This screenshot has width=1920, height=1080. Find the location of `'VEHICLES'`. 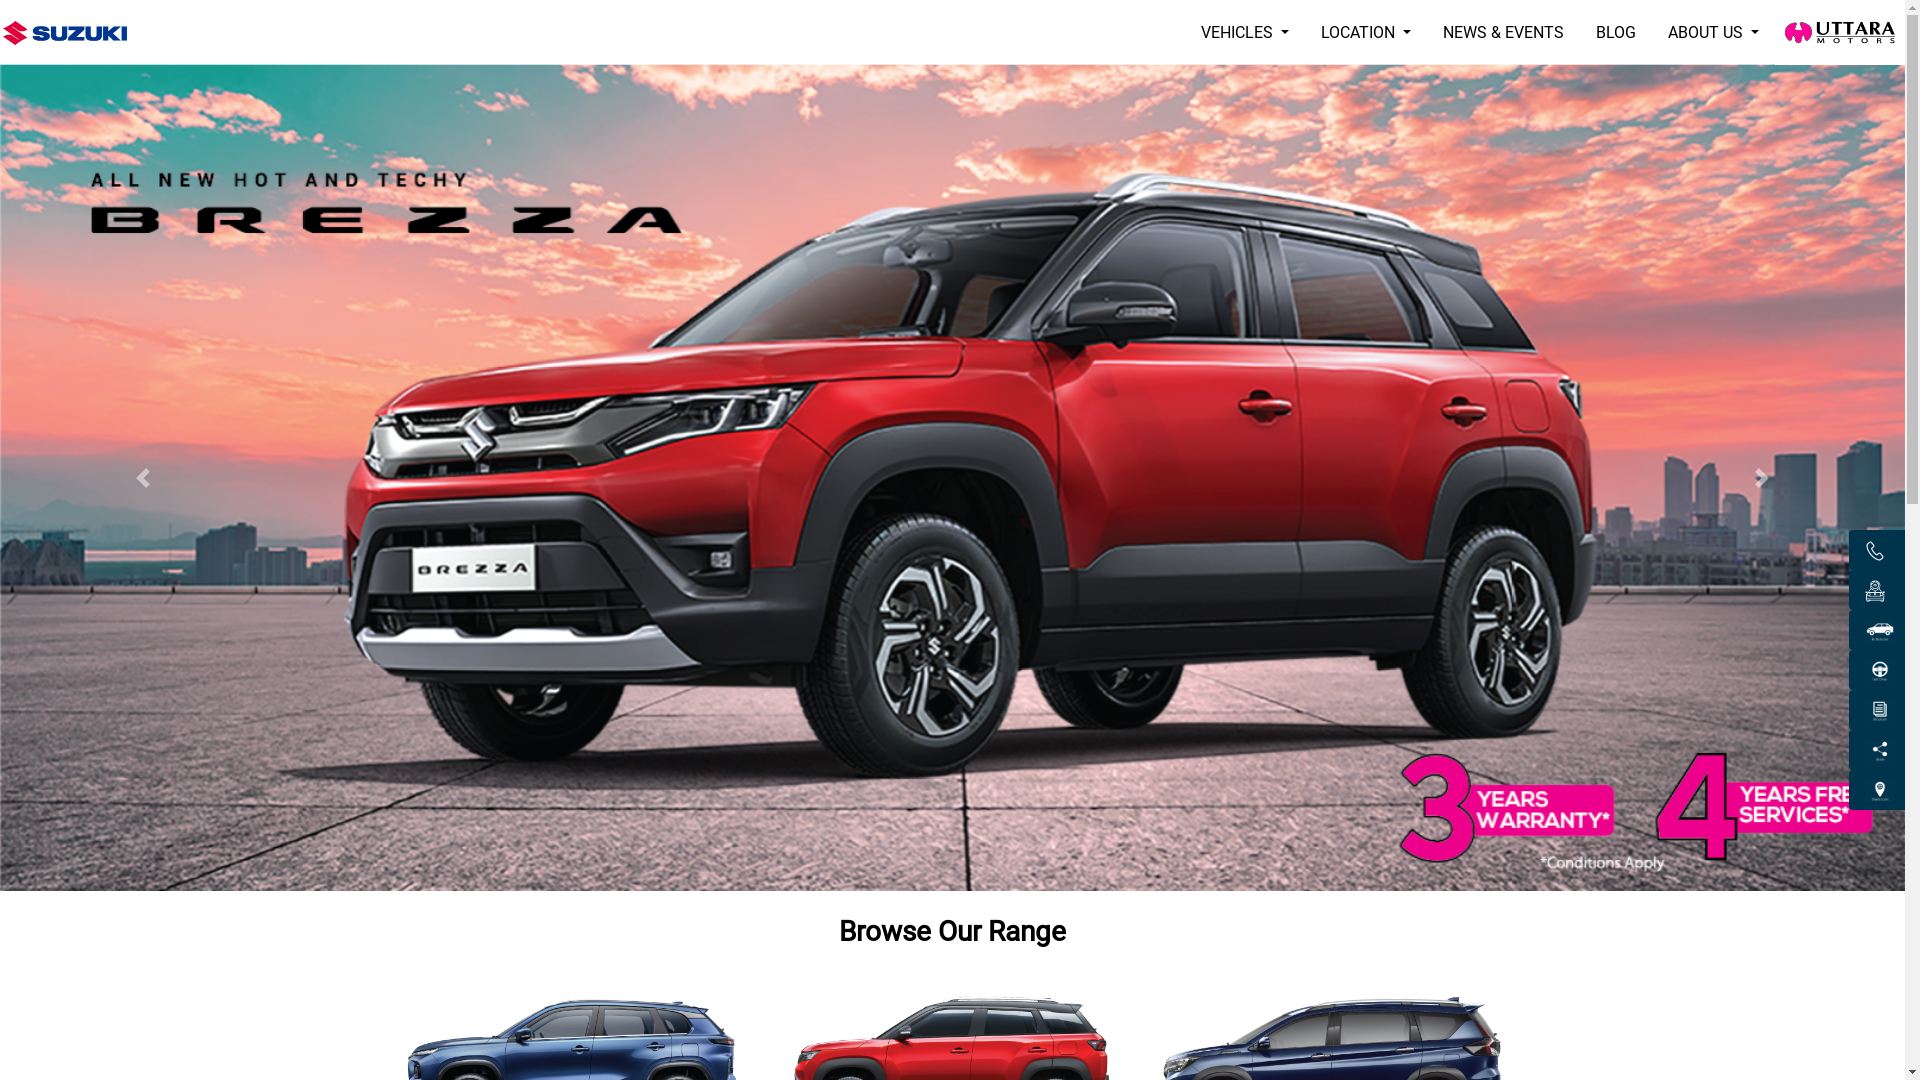

'VEHICLES' is located at coordinates (1185, 33).